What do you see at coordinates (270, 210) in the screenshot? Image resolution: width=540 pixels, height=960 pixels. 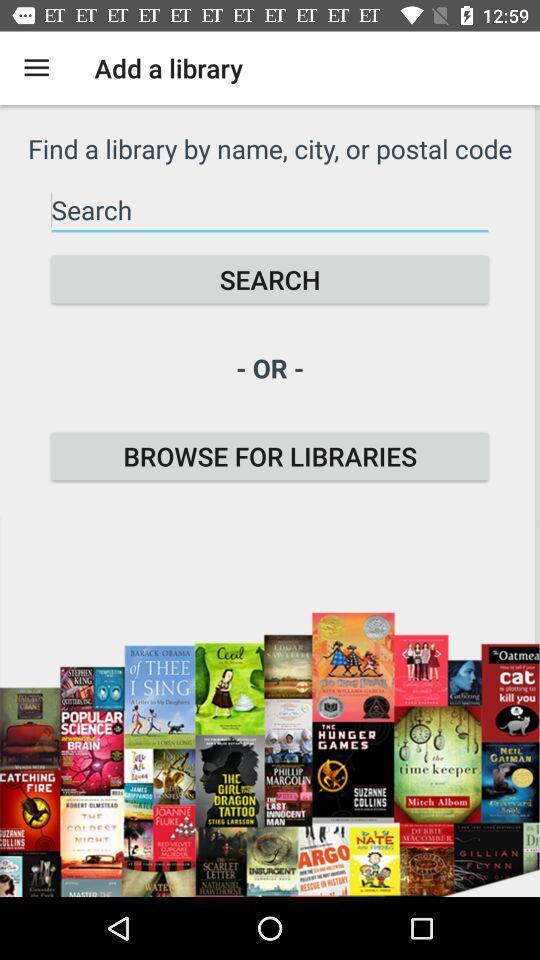 I see `search bar` at bounding box center [270, 210].